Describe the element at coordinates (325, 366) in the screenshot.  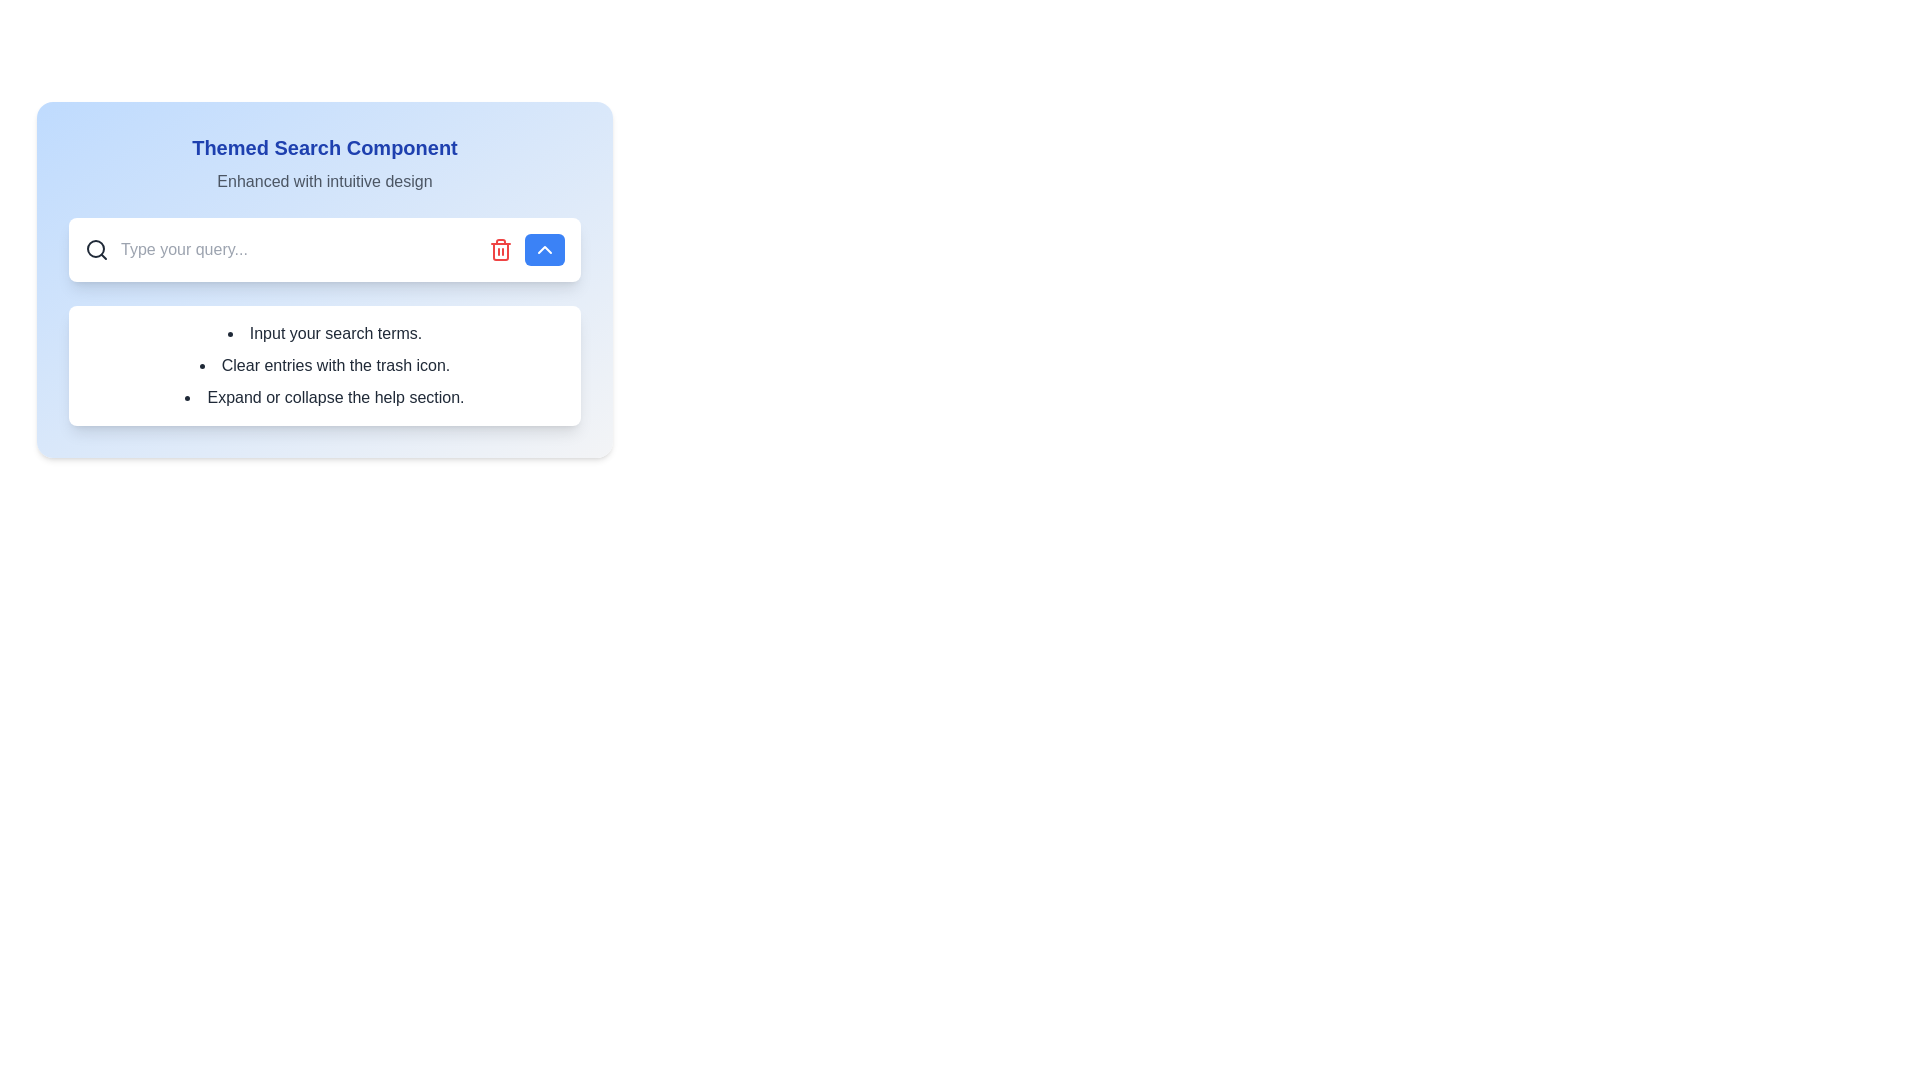
I see `the instructional text block that guides the user to utilize the trash icon to clear entries, which is the second item in the vertical list of bullet points` at that location.